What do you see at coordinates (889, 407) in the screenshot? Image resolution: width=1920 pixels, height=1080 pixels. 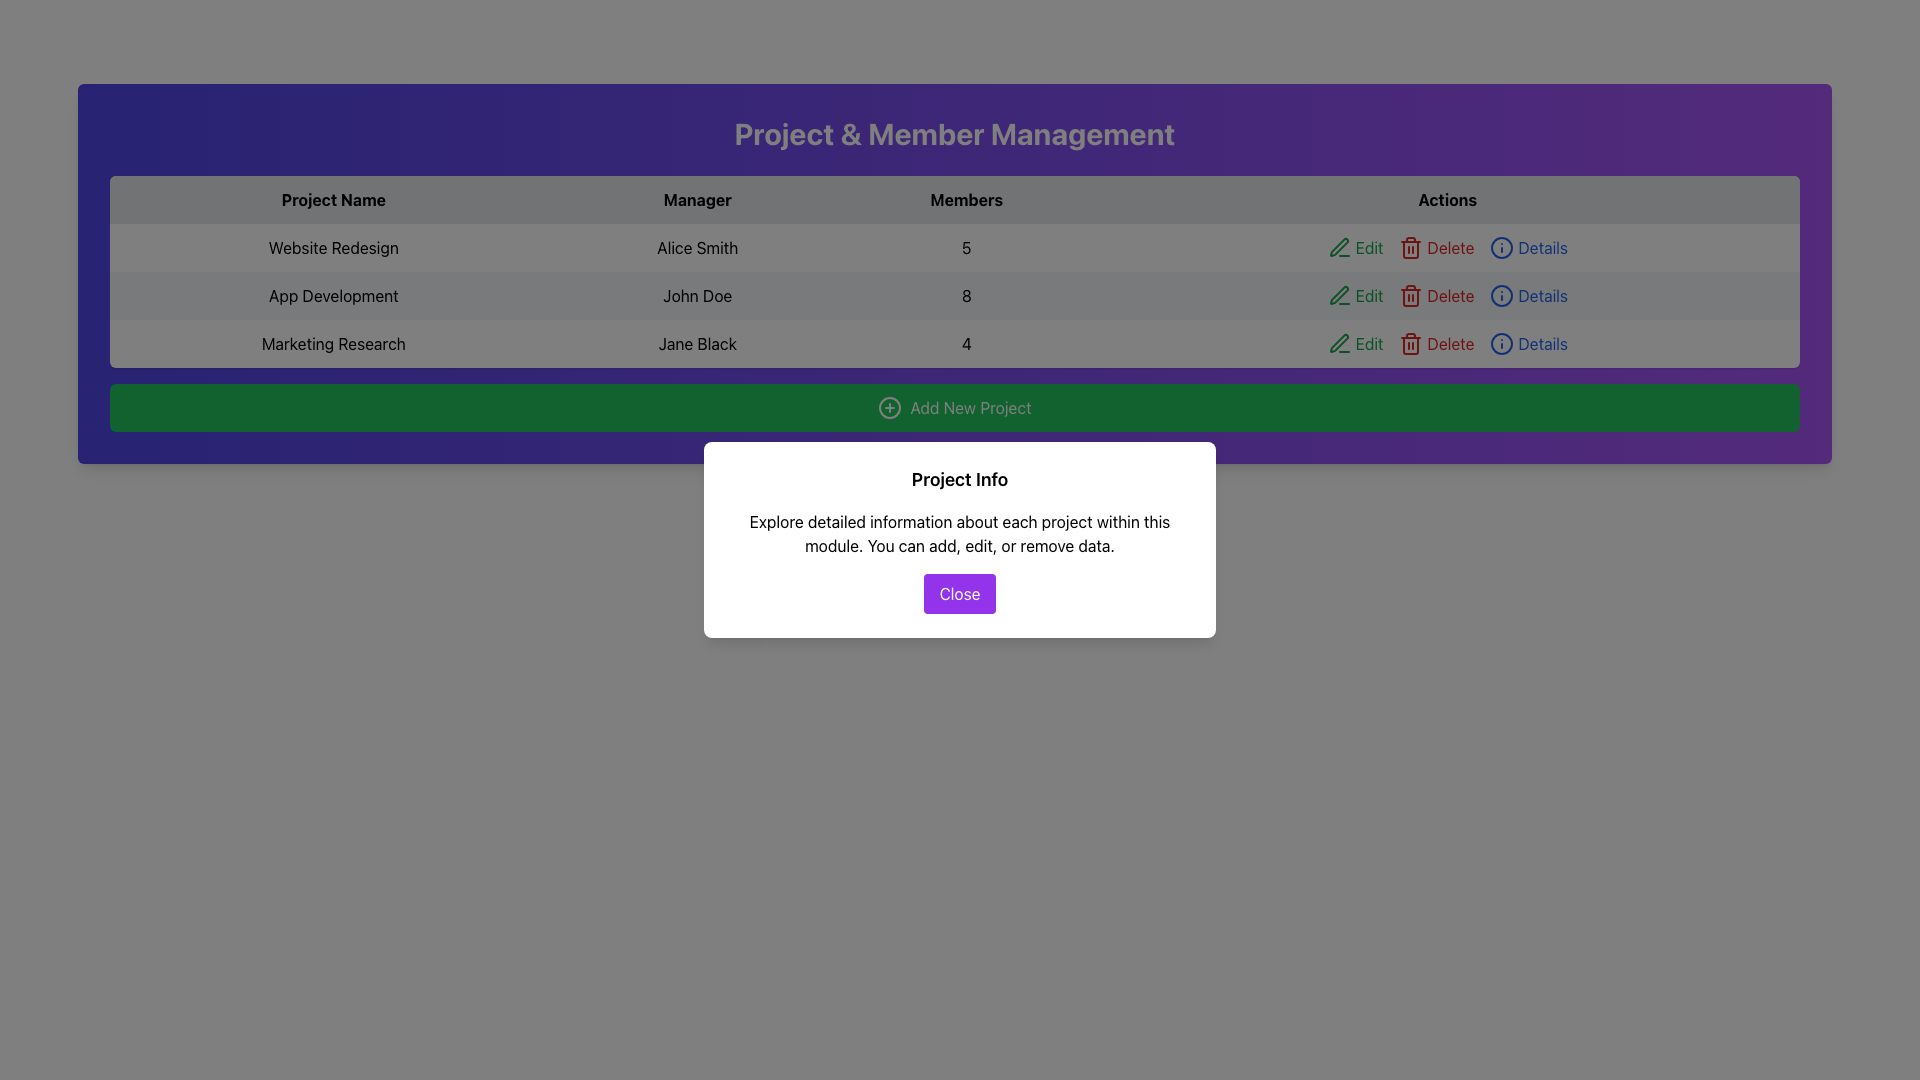 I see `the circular icon with a plus sign located to the left of the 'Add New Project' button` at bounding box center [889, 407].